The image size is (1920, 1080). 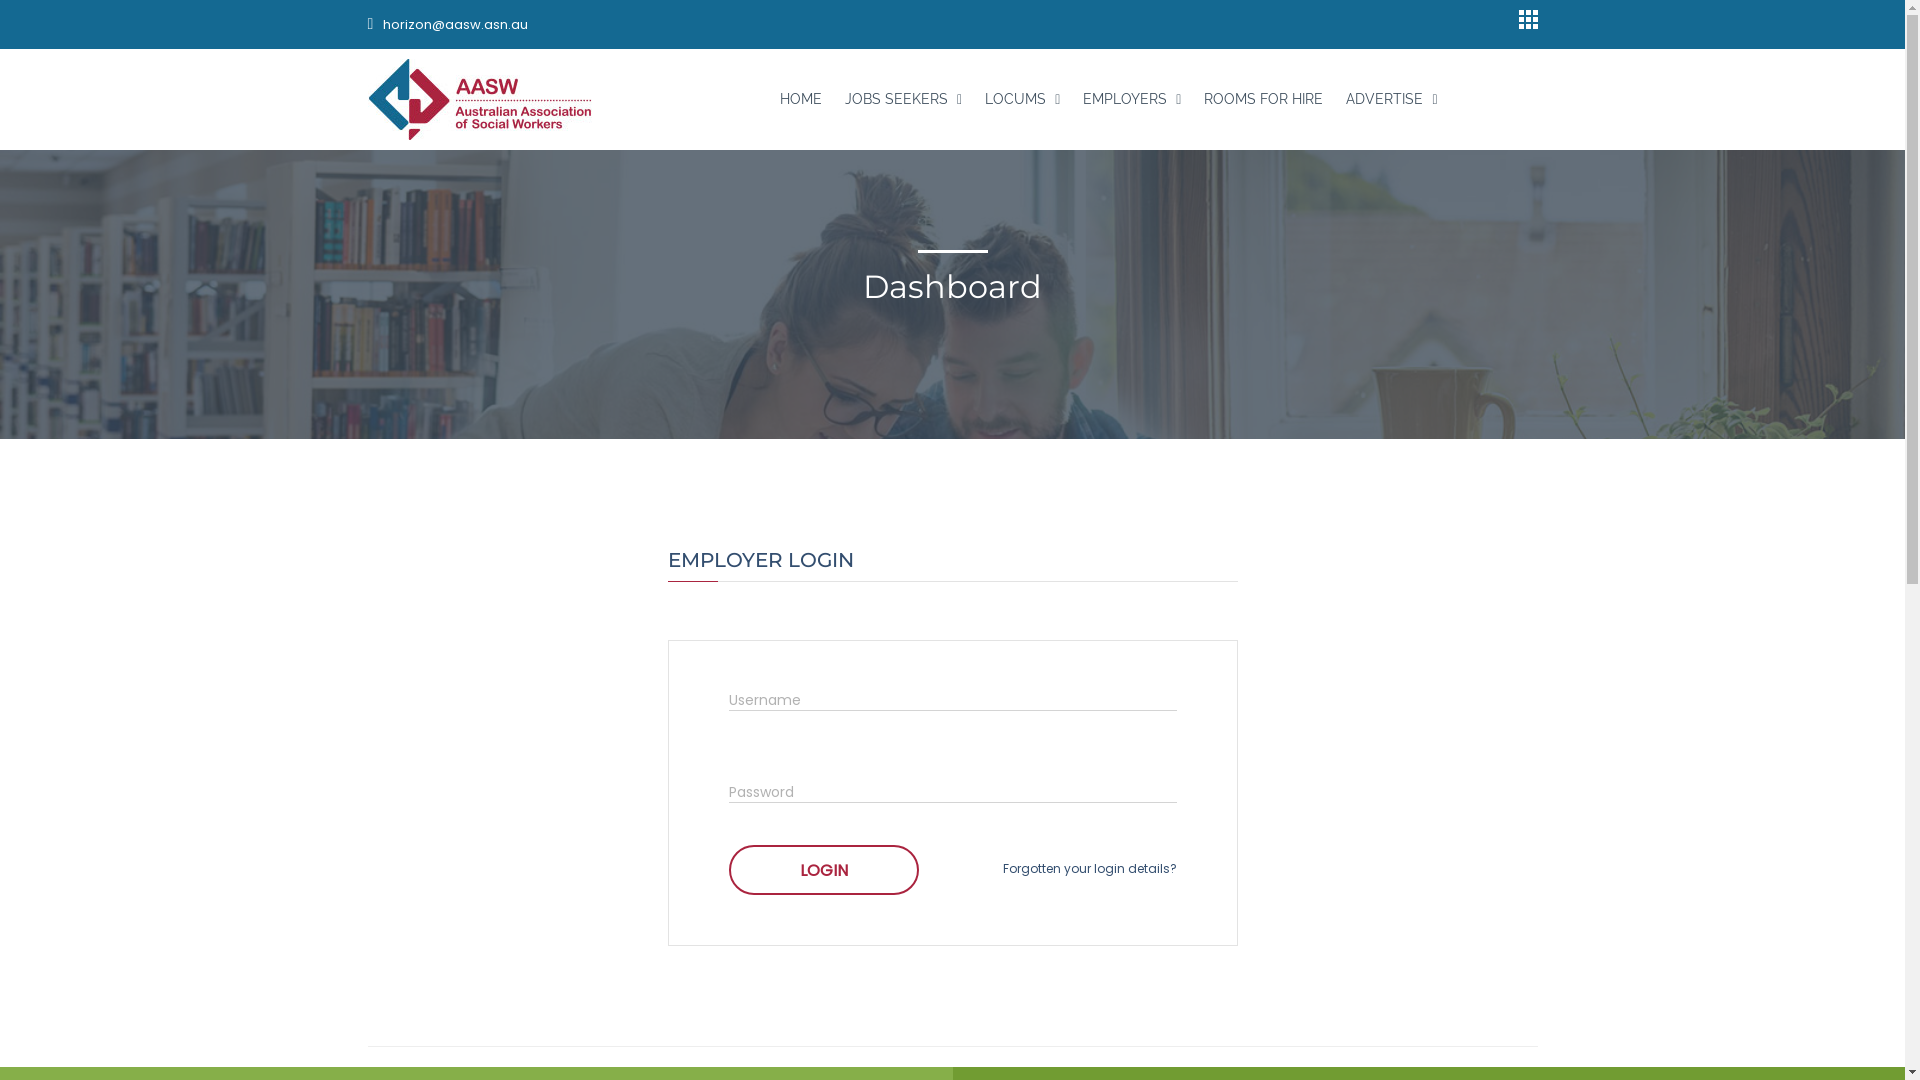 What do you see at coordinates (902, 99) in the screenshot?
I see `'JOBS SEEKERS'` at bounding box center [902, 99].